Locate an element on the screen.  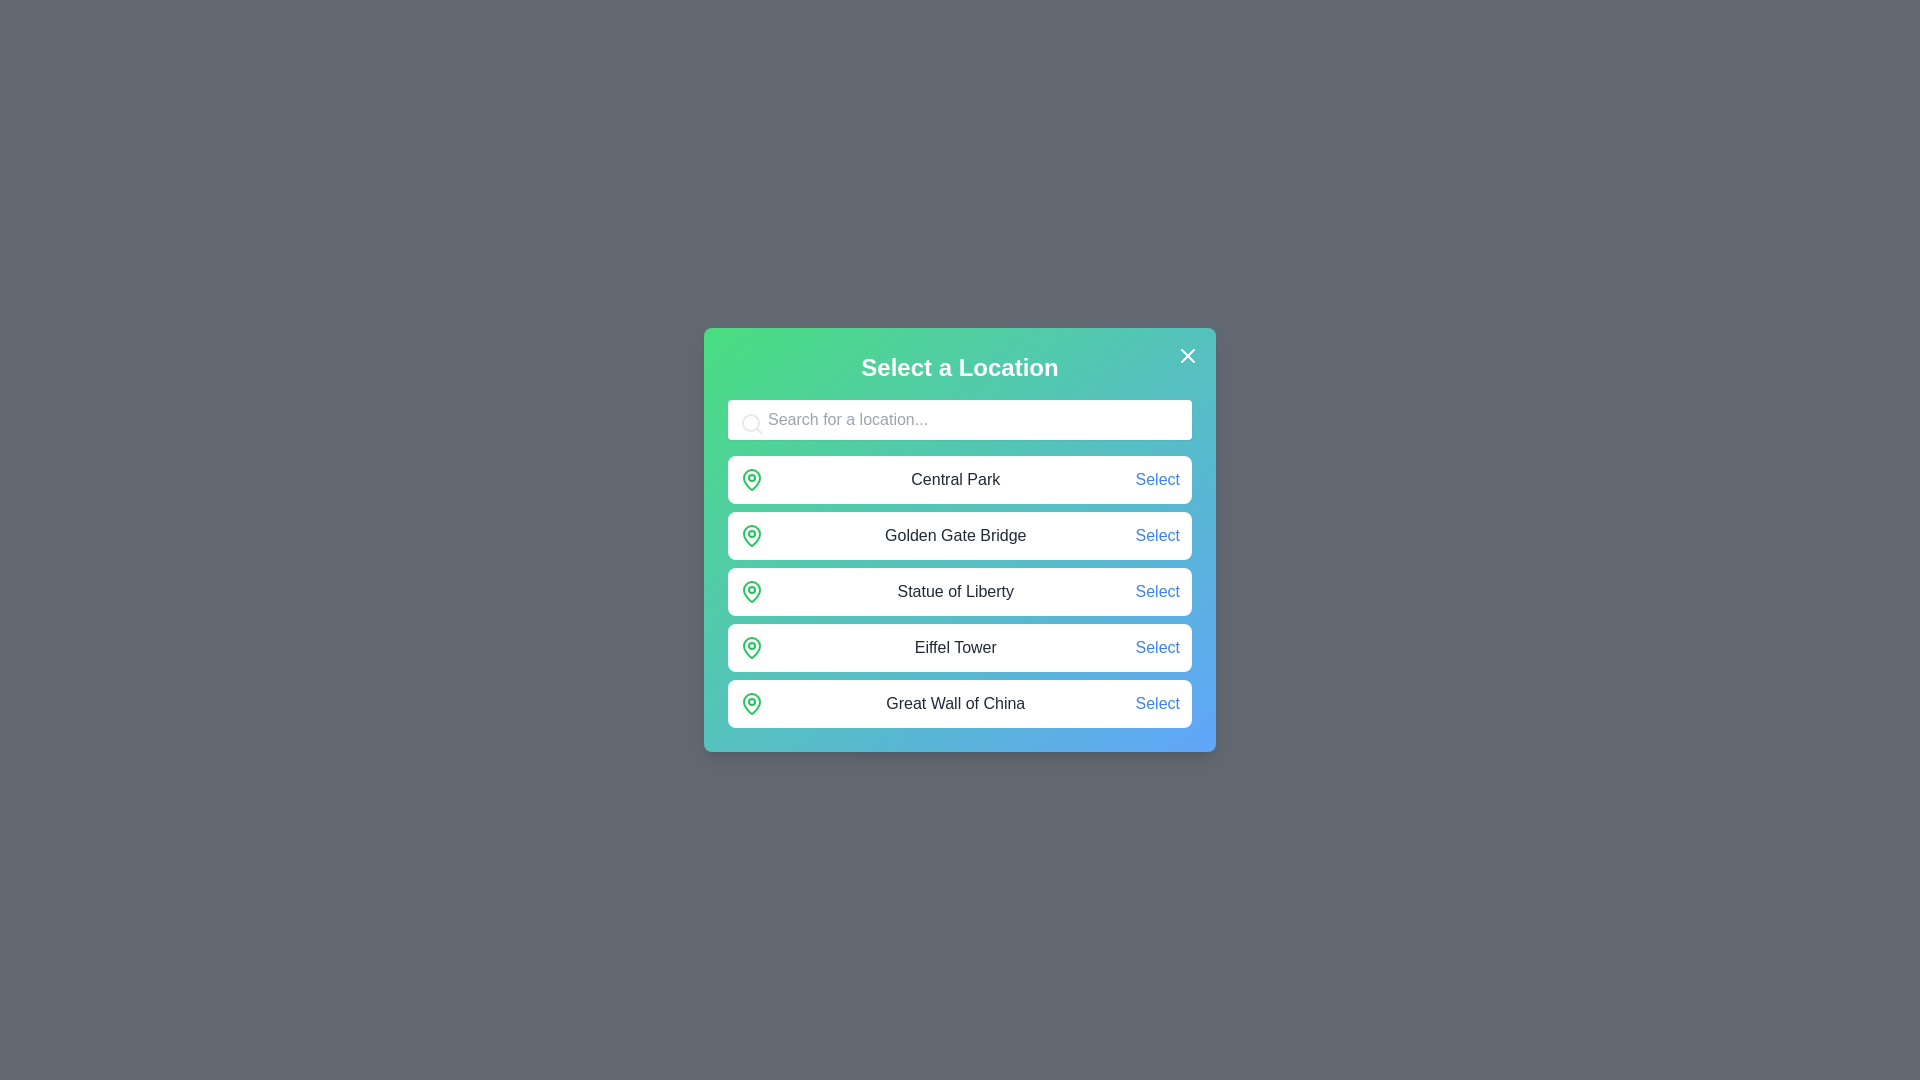
'Select' button corresponding to Great Wall of China is located at coordinates (1157, 703).